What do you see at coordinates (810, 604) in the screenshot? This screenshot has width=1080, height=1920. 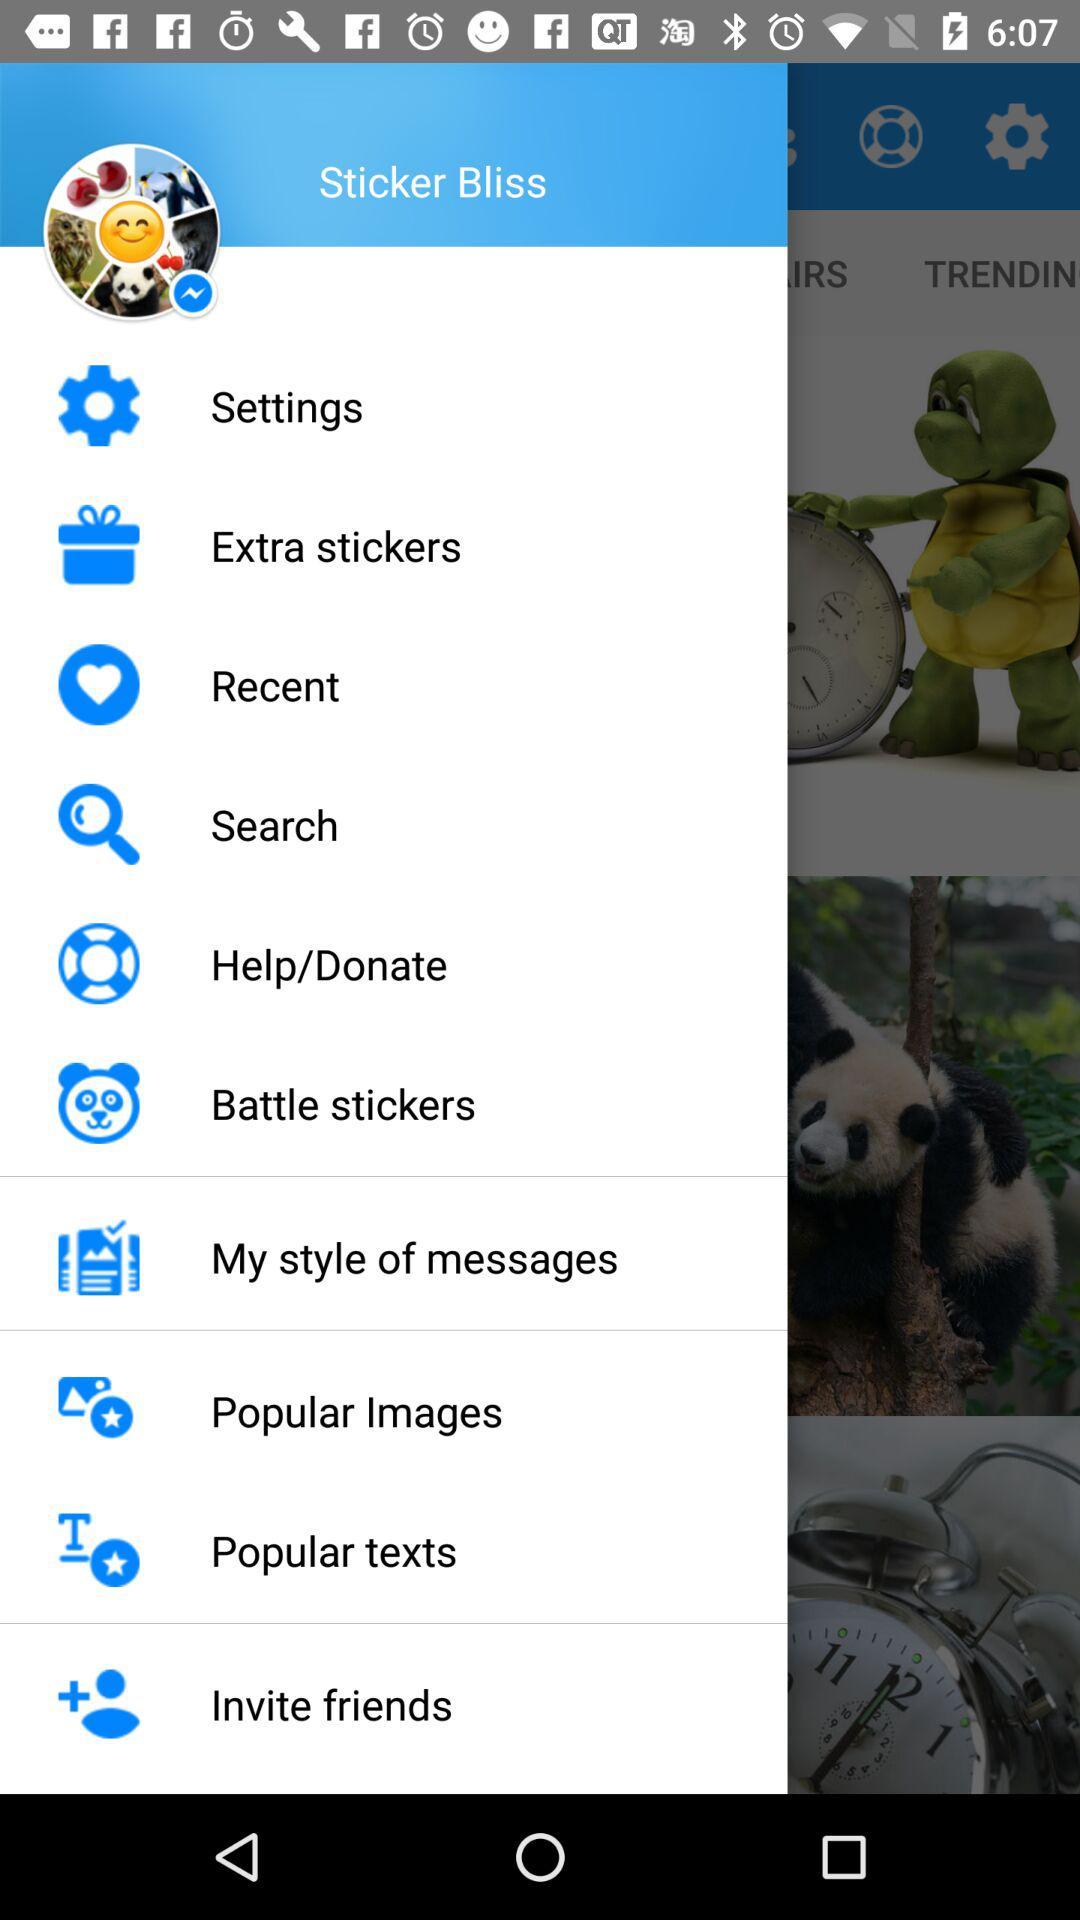 I see `take the turtle image right to settings` at bounding box center [810, 604].